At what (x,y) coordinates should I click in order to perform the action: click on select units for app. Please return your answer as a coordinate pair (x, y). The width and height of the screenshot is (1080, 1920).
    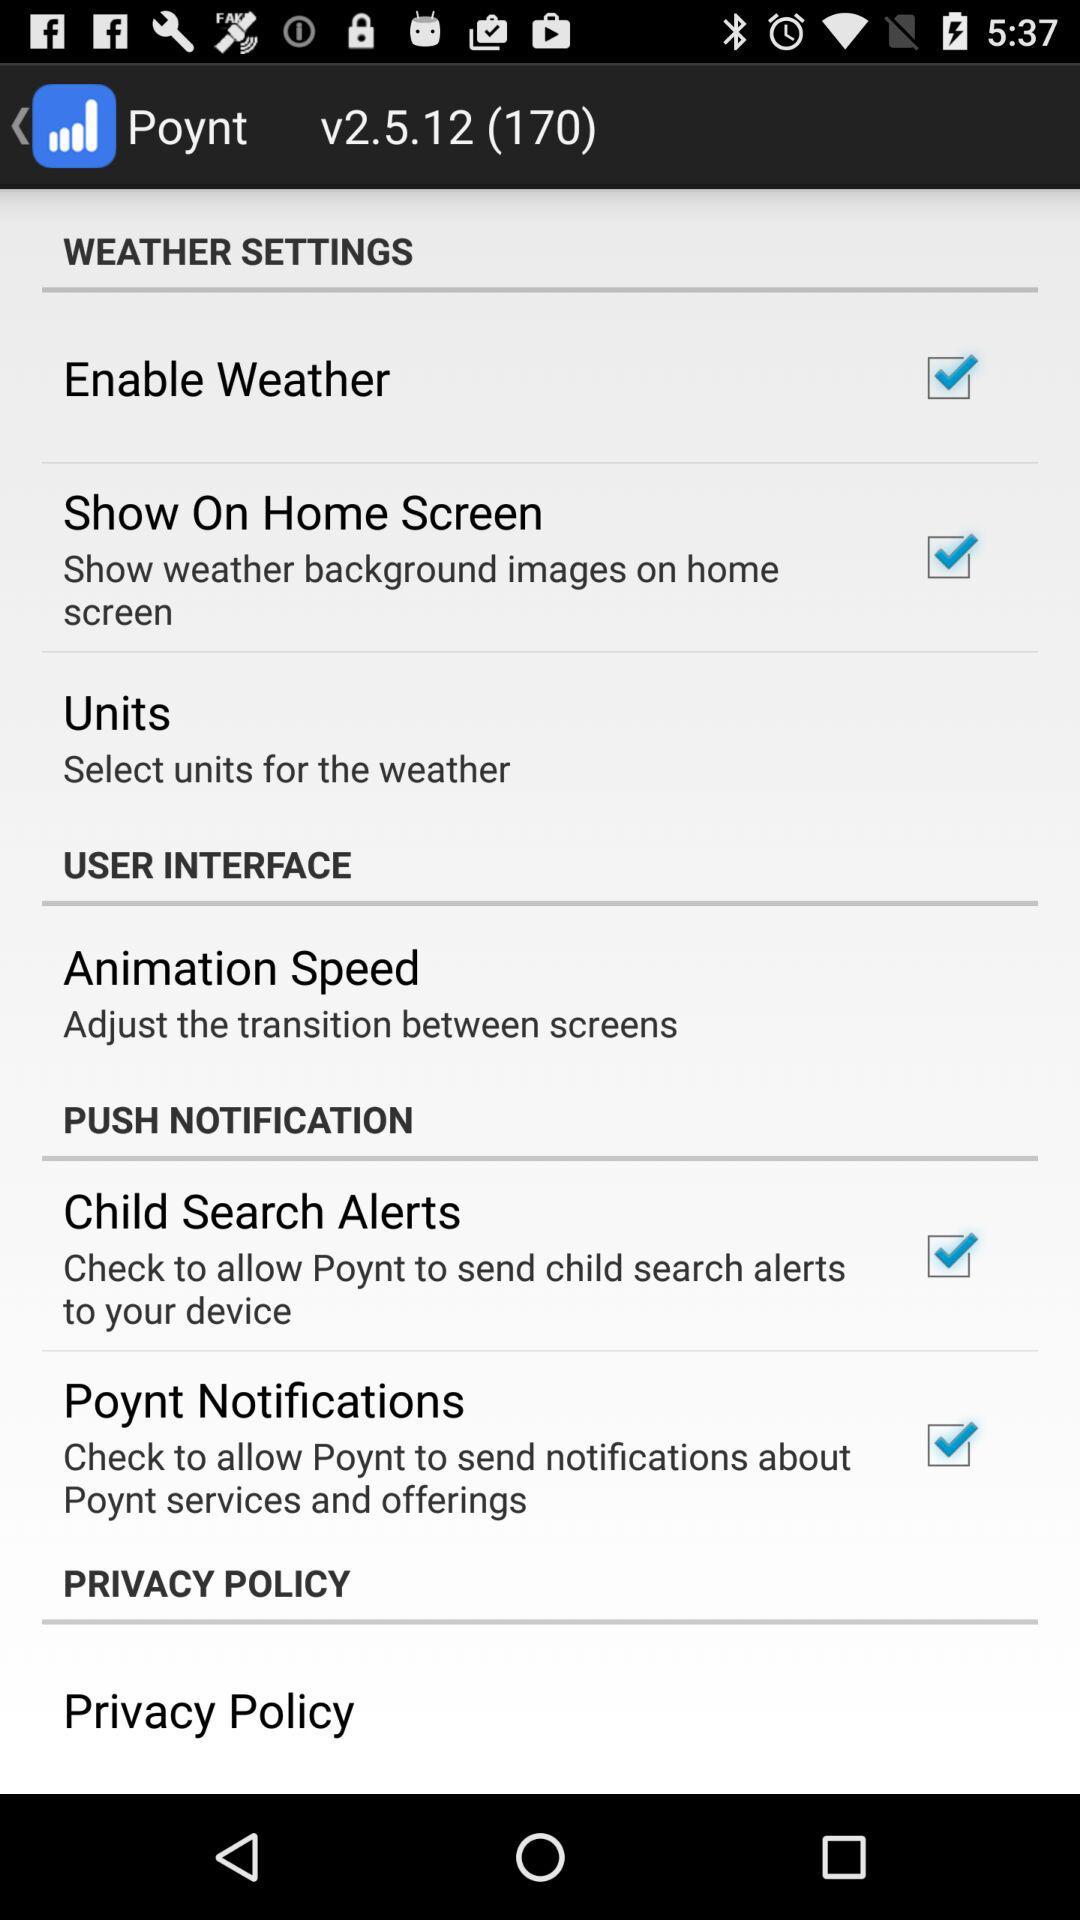
    Looking at the image, I should click on (286, 767).